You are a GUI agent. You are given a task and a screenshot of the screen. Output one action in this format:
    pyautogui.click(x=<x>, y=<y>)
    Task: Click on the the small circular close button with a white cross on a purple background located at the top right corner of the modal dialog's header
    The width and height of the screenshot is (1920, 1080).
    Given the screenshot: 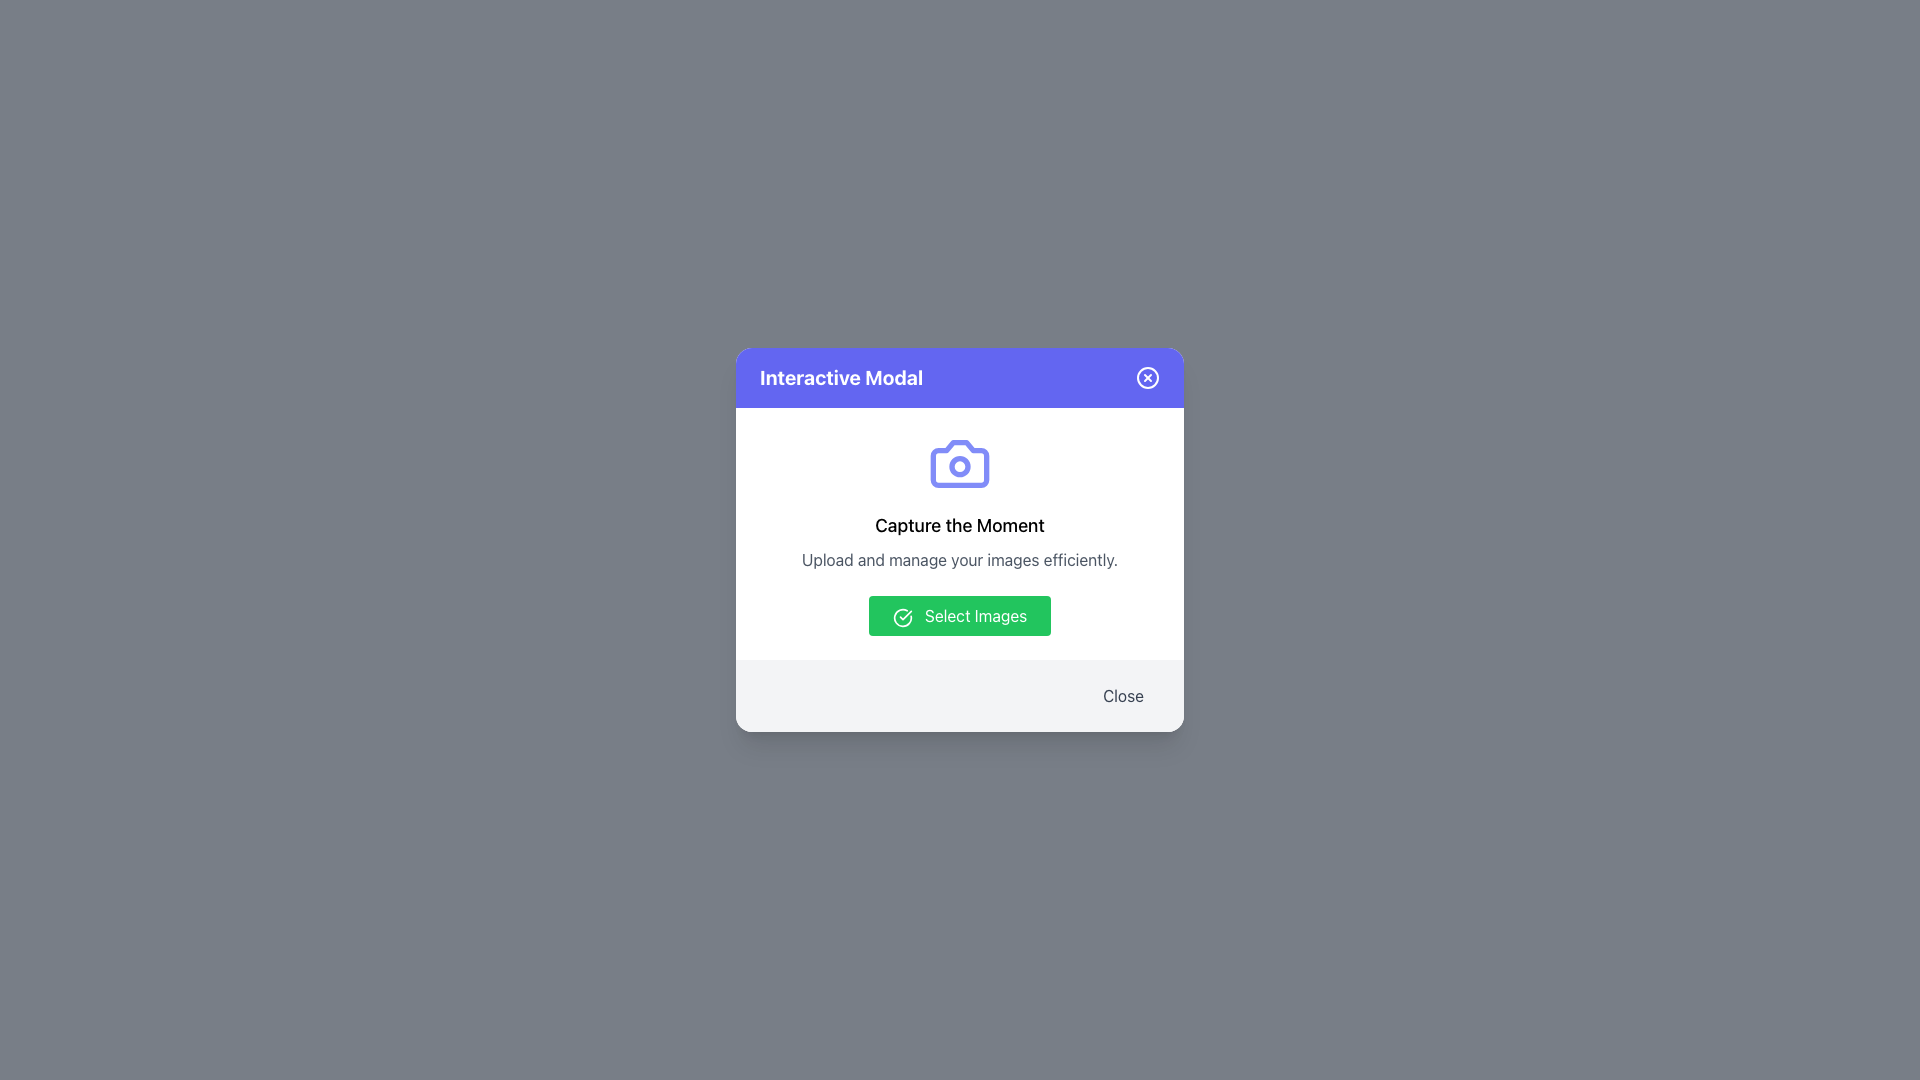 What is the action you would take?
    pyautogui.click(x=1147, y=378)
    